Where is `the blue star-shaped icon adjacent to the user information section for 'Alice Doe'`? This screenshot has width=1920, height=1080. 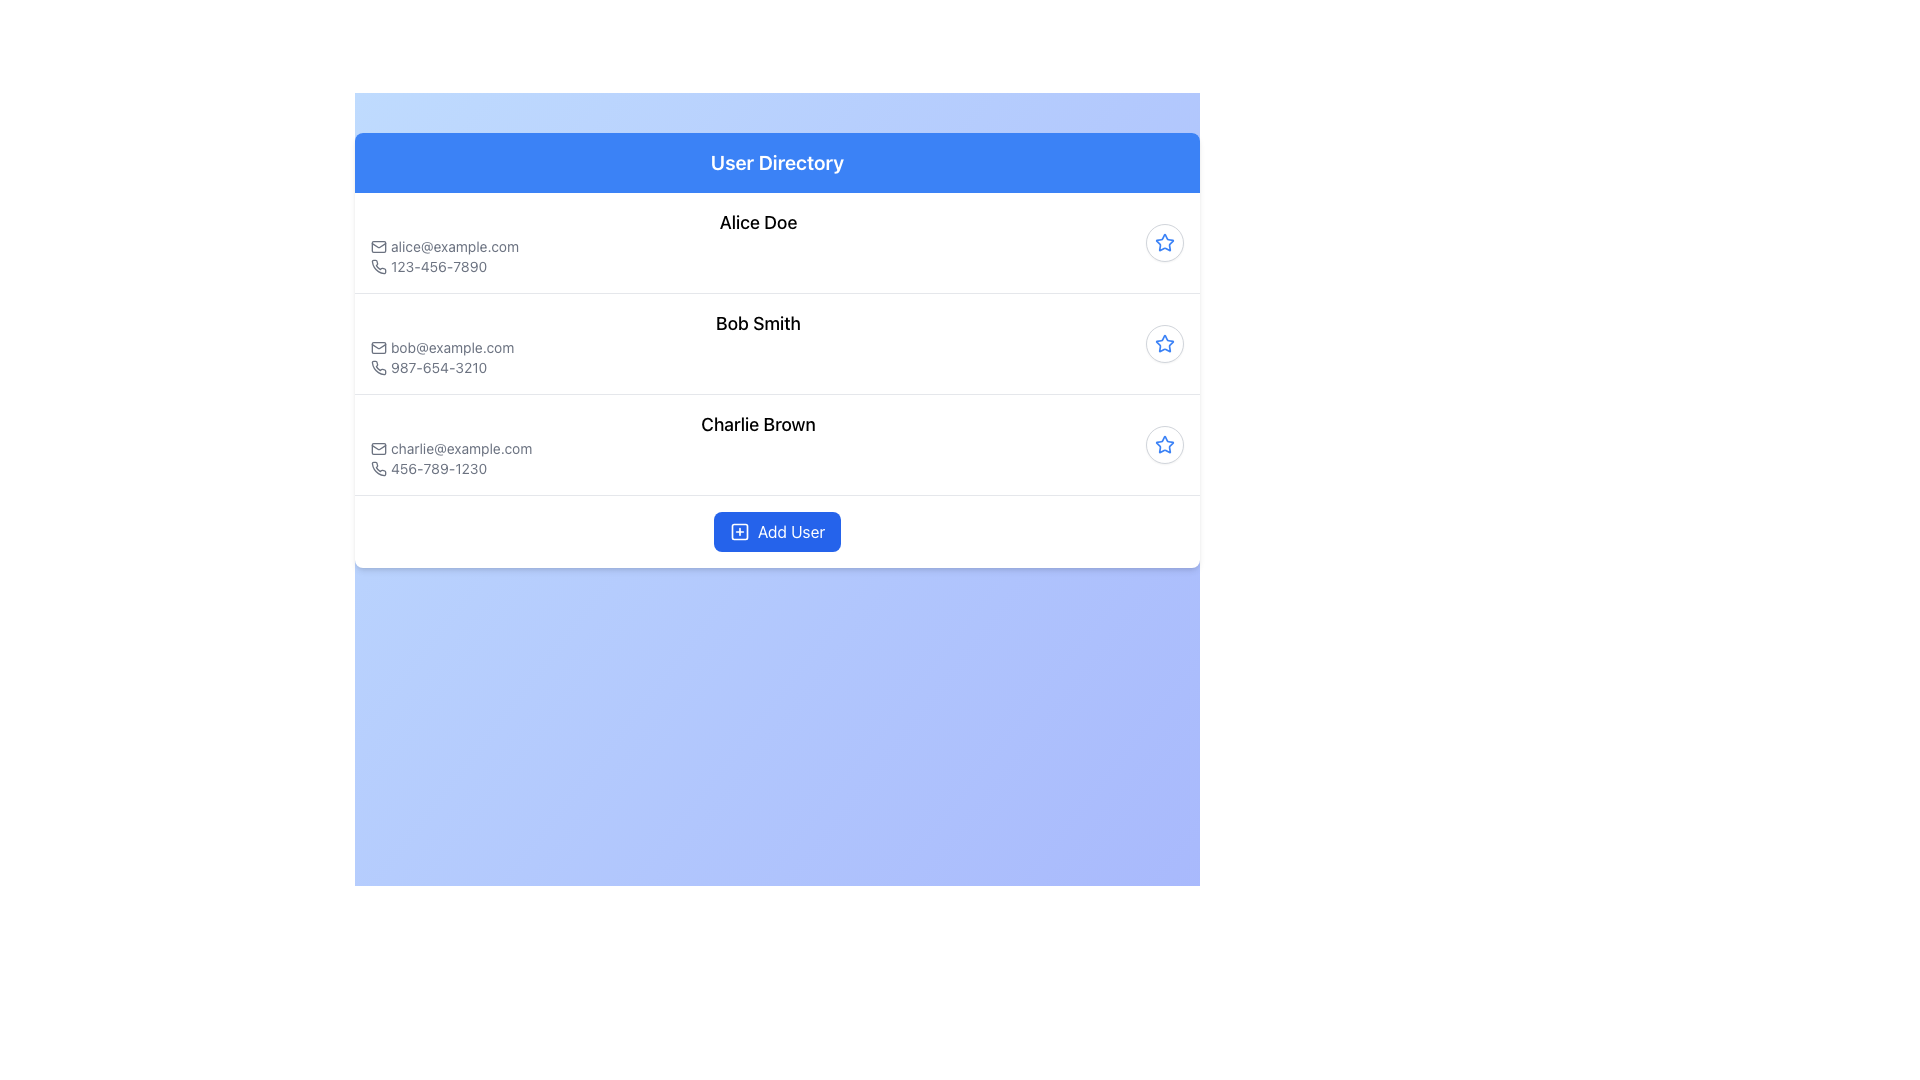 the blue star-shaped icon adjacent to the user information section for 'Alice Doe' is located at coordinates (1165, 443).